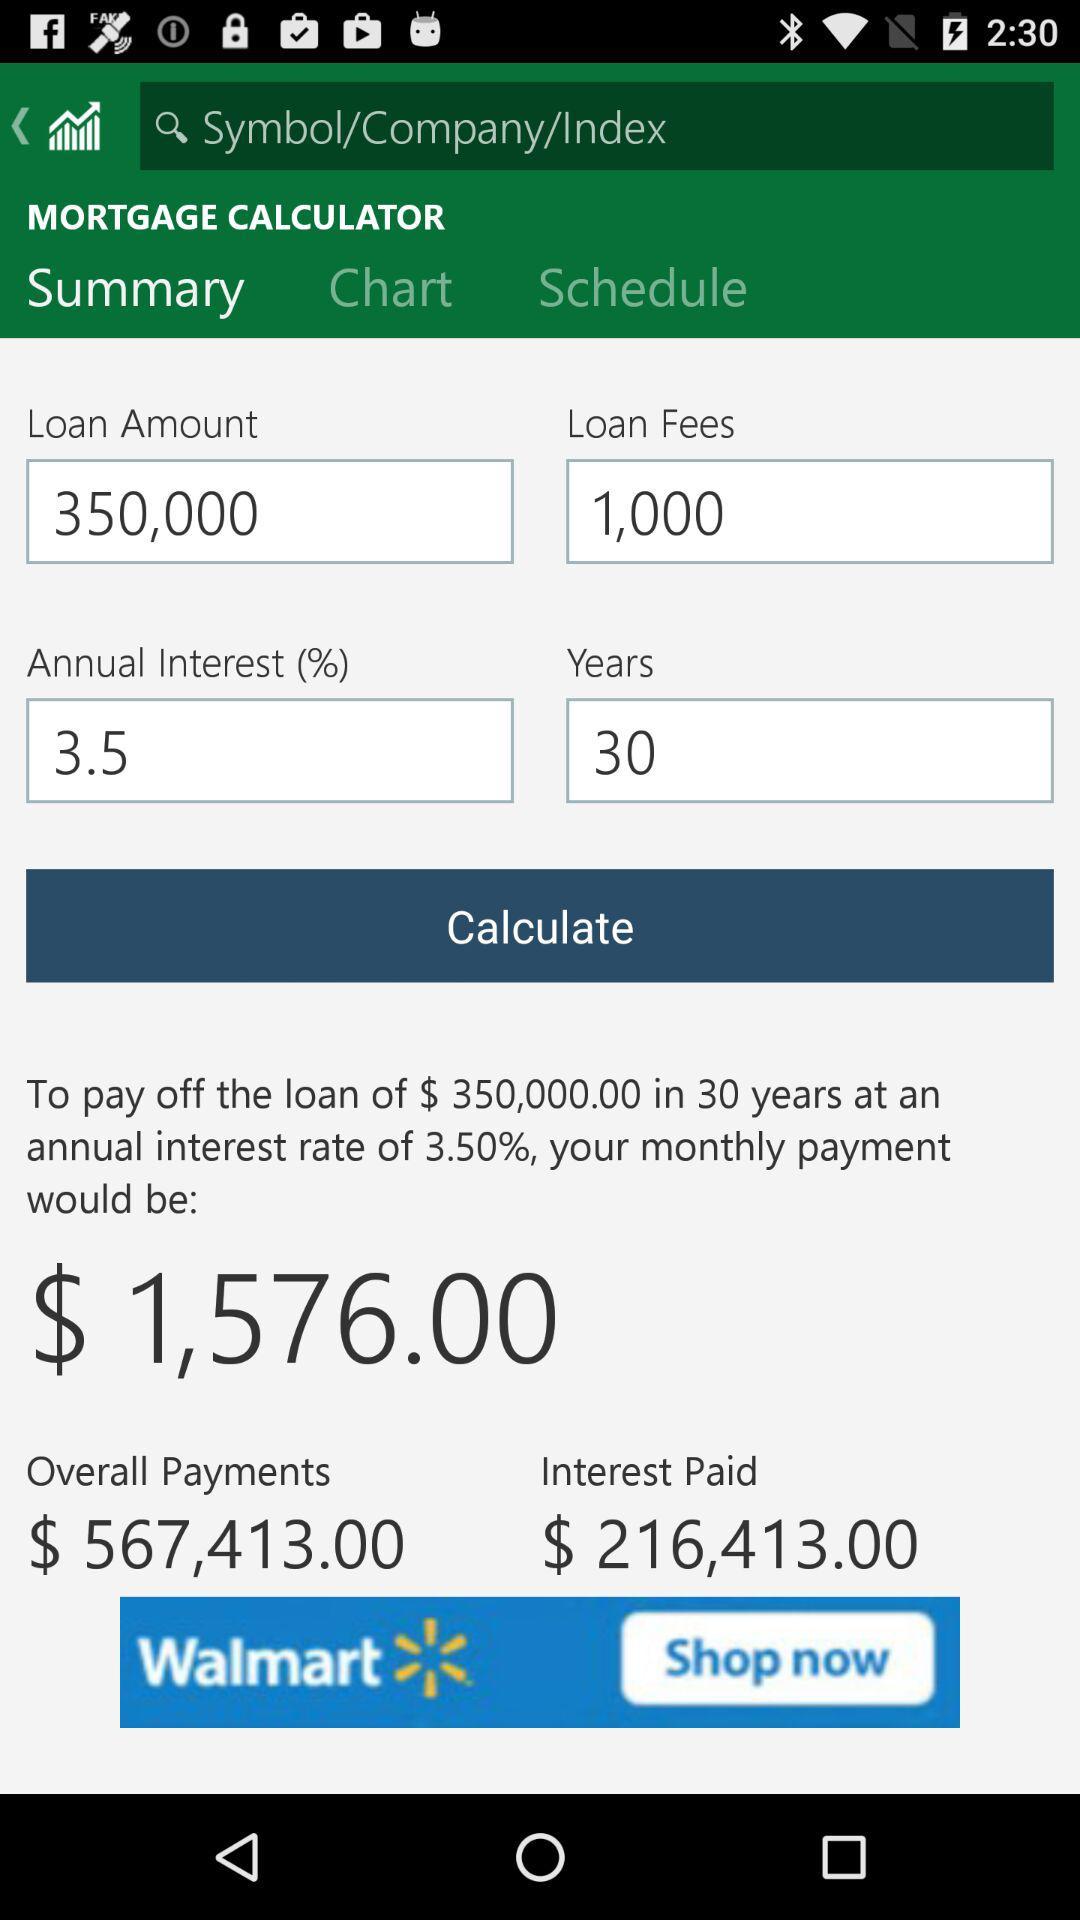 This screenshot has height=1920, width=1080. Describe the element at coordinates (150, 290) in the screenshot. I see `the icon below the mortgage calculator icon` at that location.